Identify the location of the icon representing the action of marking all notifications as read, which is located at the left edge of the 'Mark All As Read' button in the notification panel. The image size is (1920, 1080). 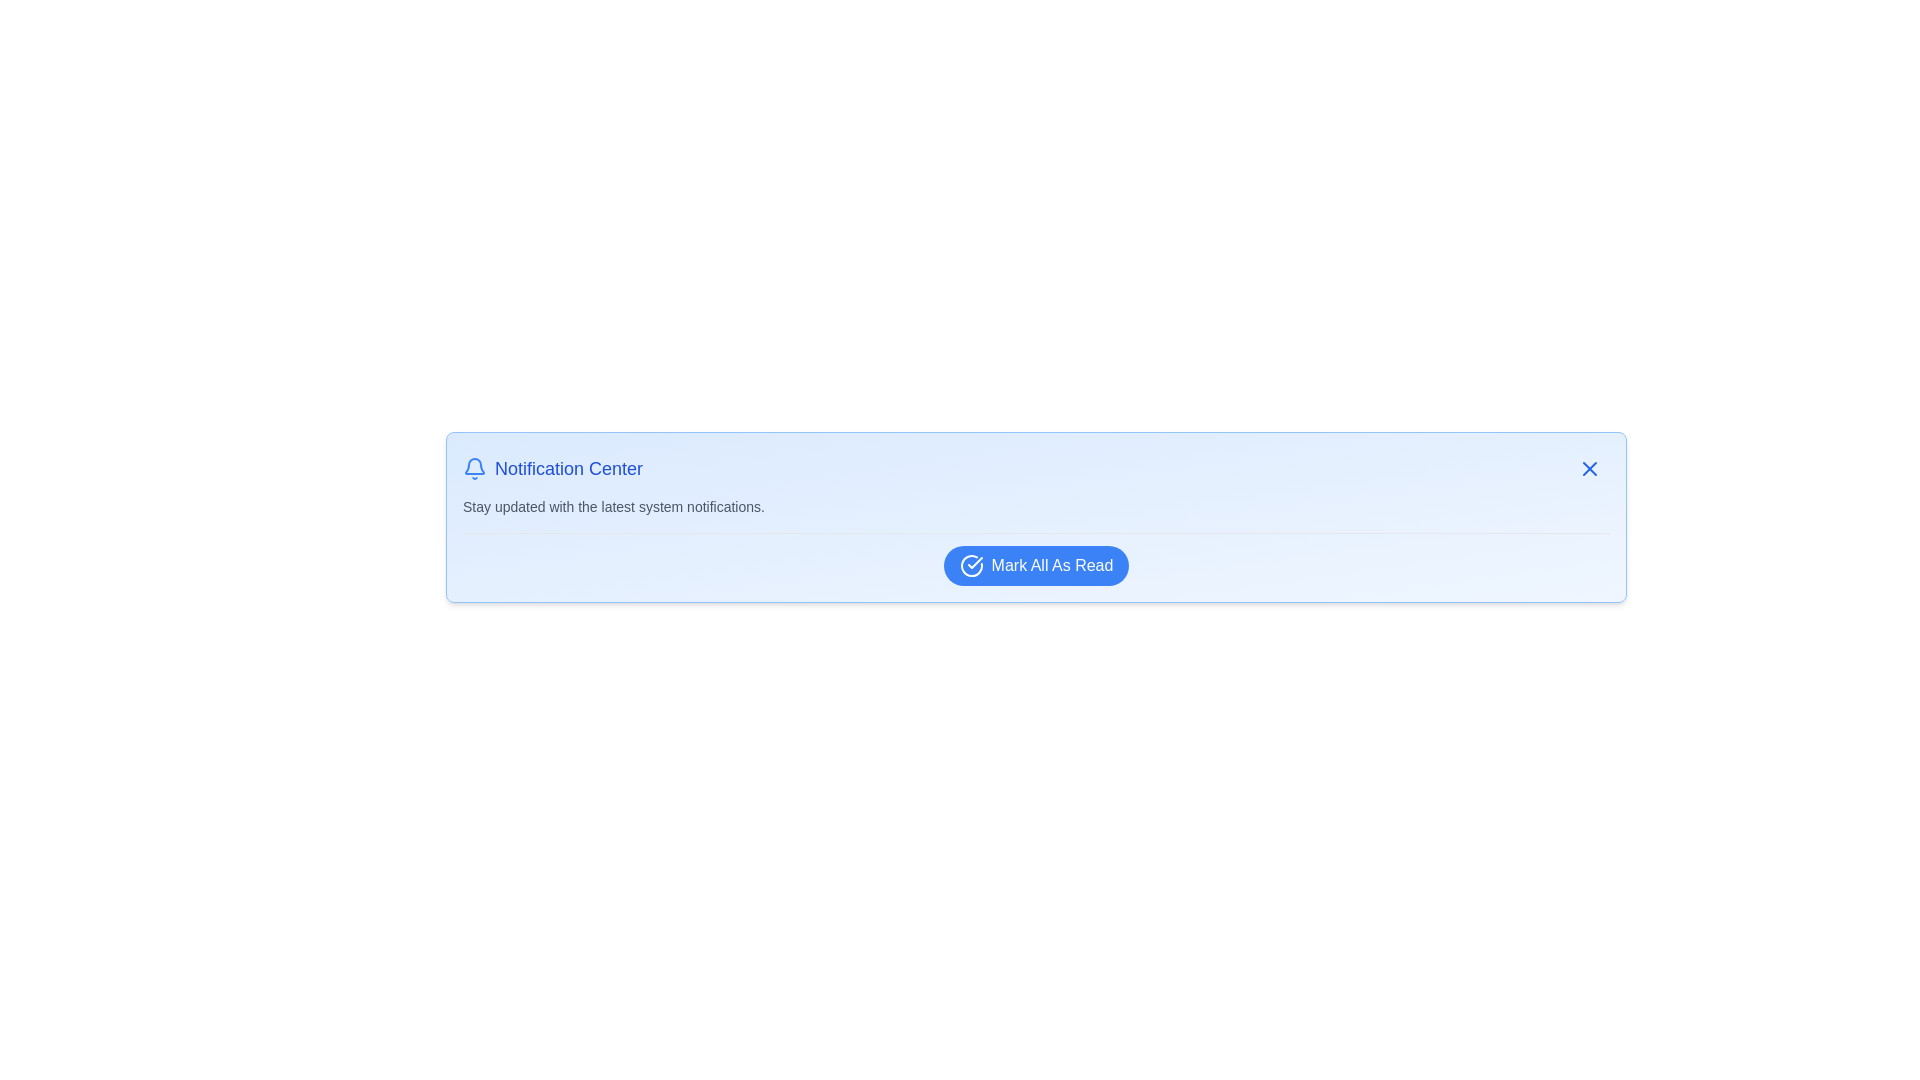
(970, 566).